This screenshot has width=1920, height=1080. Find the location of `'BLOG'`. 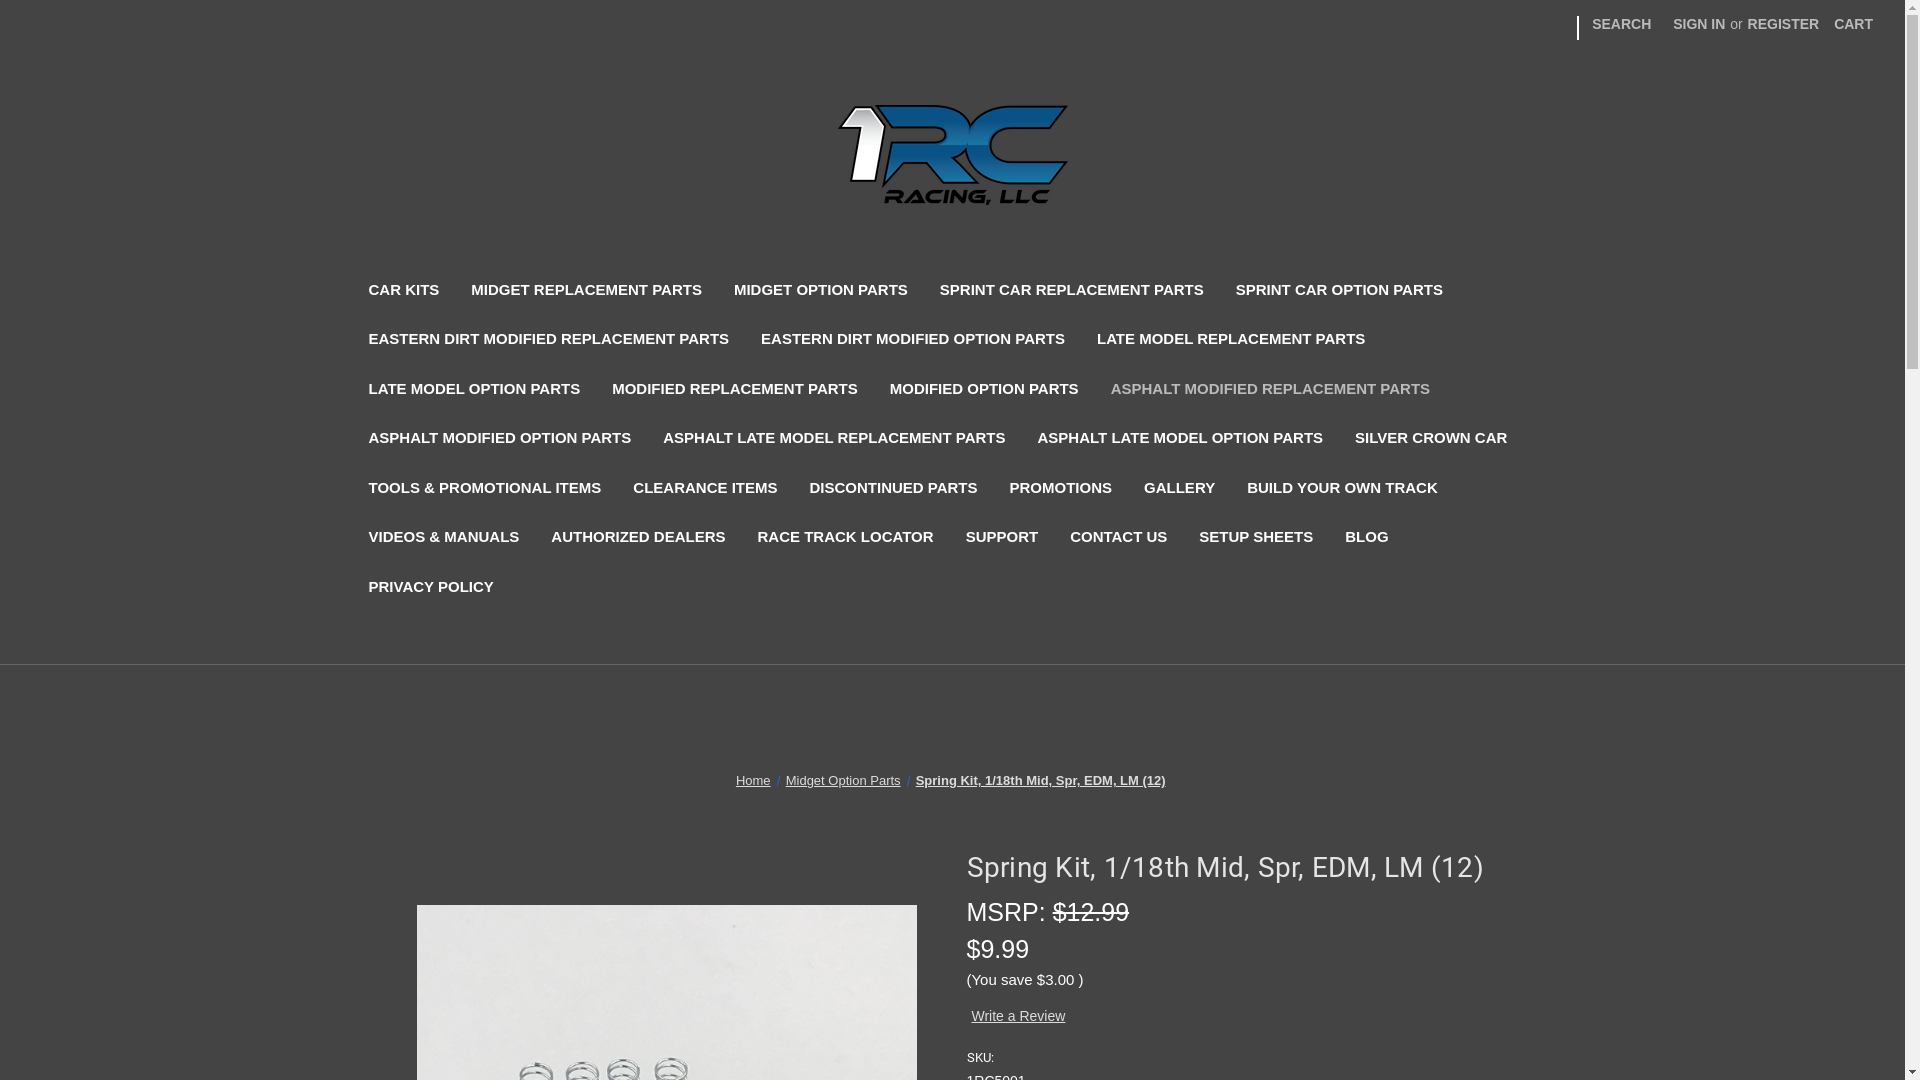

'BLOG' is located at coordinates (1365, 538).